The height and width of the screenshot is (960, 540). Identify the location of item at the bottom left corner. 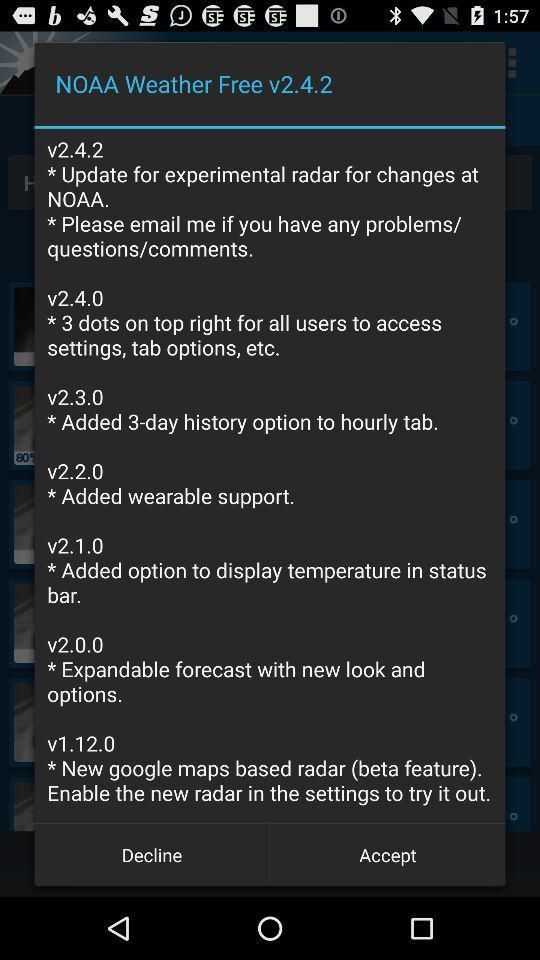
(151, 853).